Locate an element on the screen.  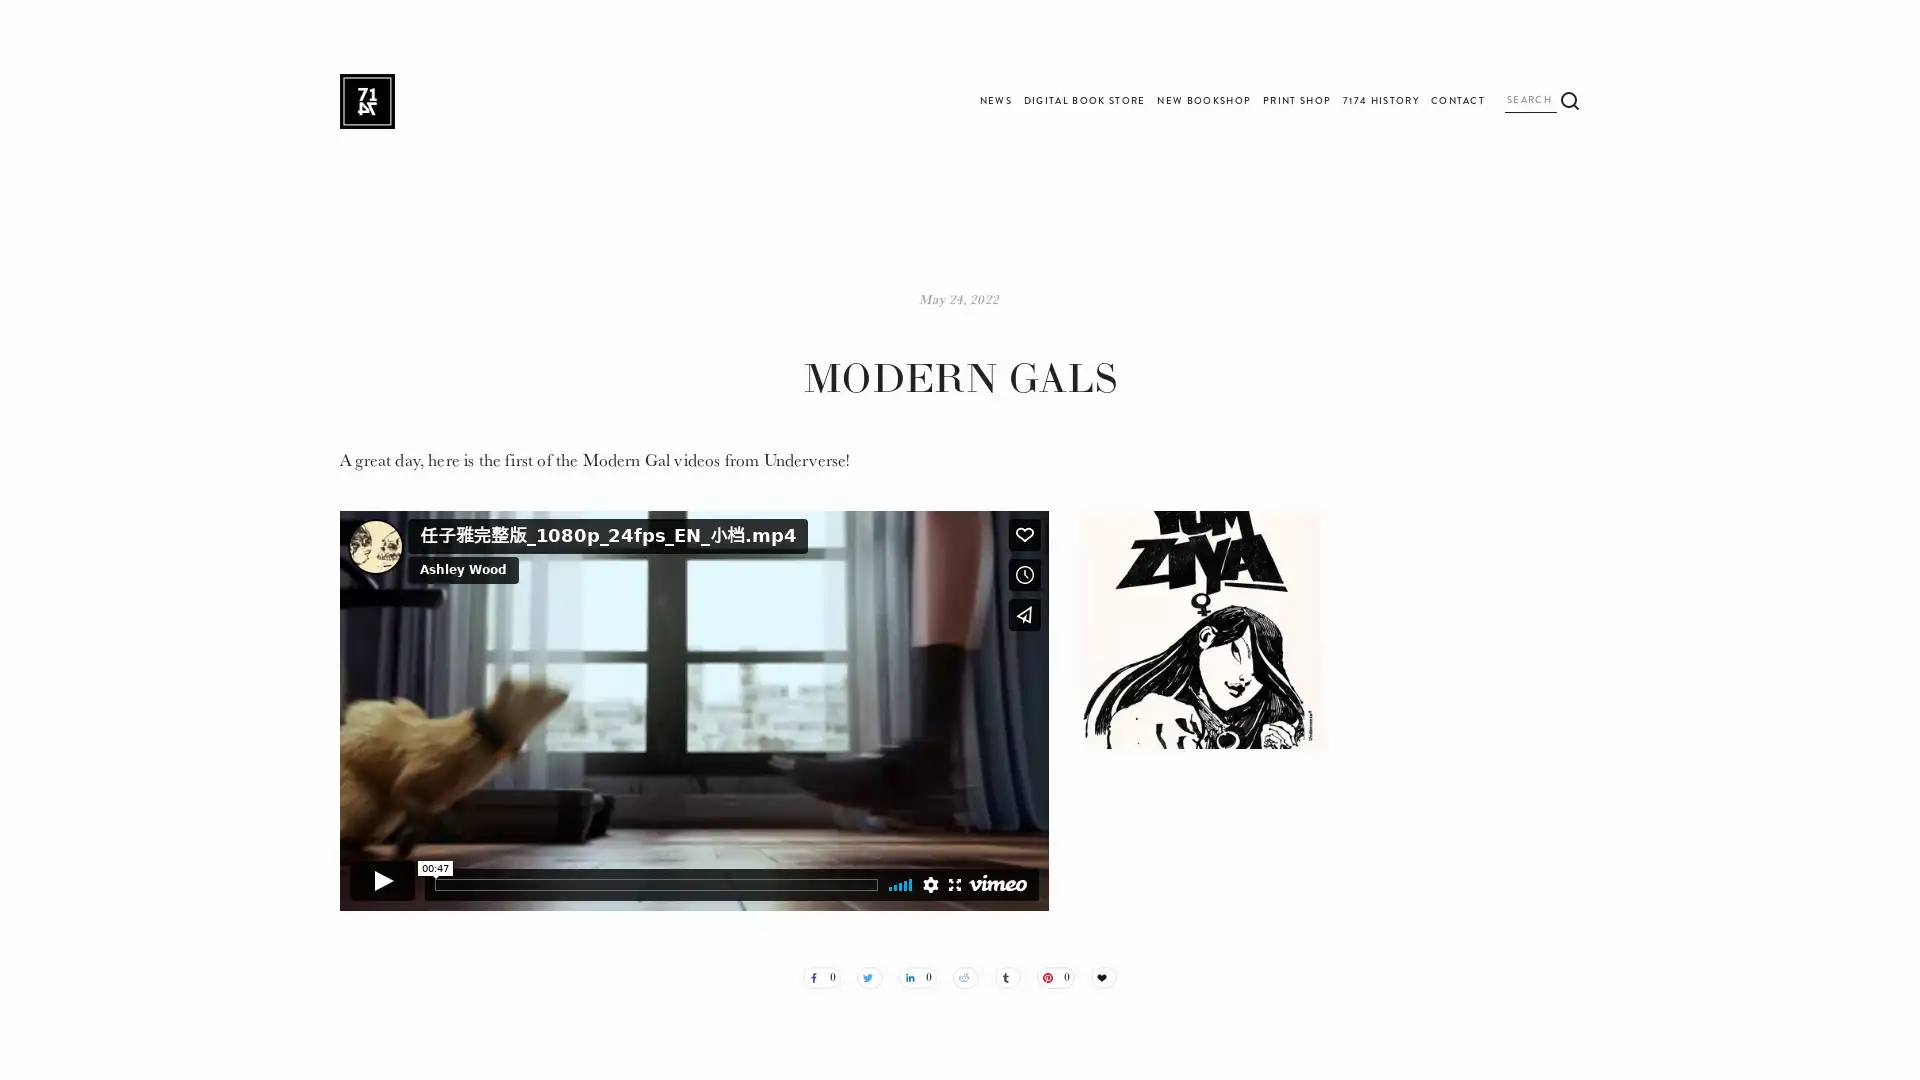
View fullsize zumposter2.jpg is located at coordinates (1200, 627).